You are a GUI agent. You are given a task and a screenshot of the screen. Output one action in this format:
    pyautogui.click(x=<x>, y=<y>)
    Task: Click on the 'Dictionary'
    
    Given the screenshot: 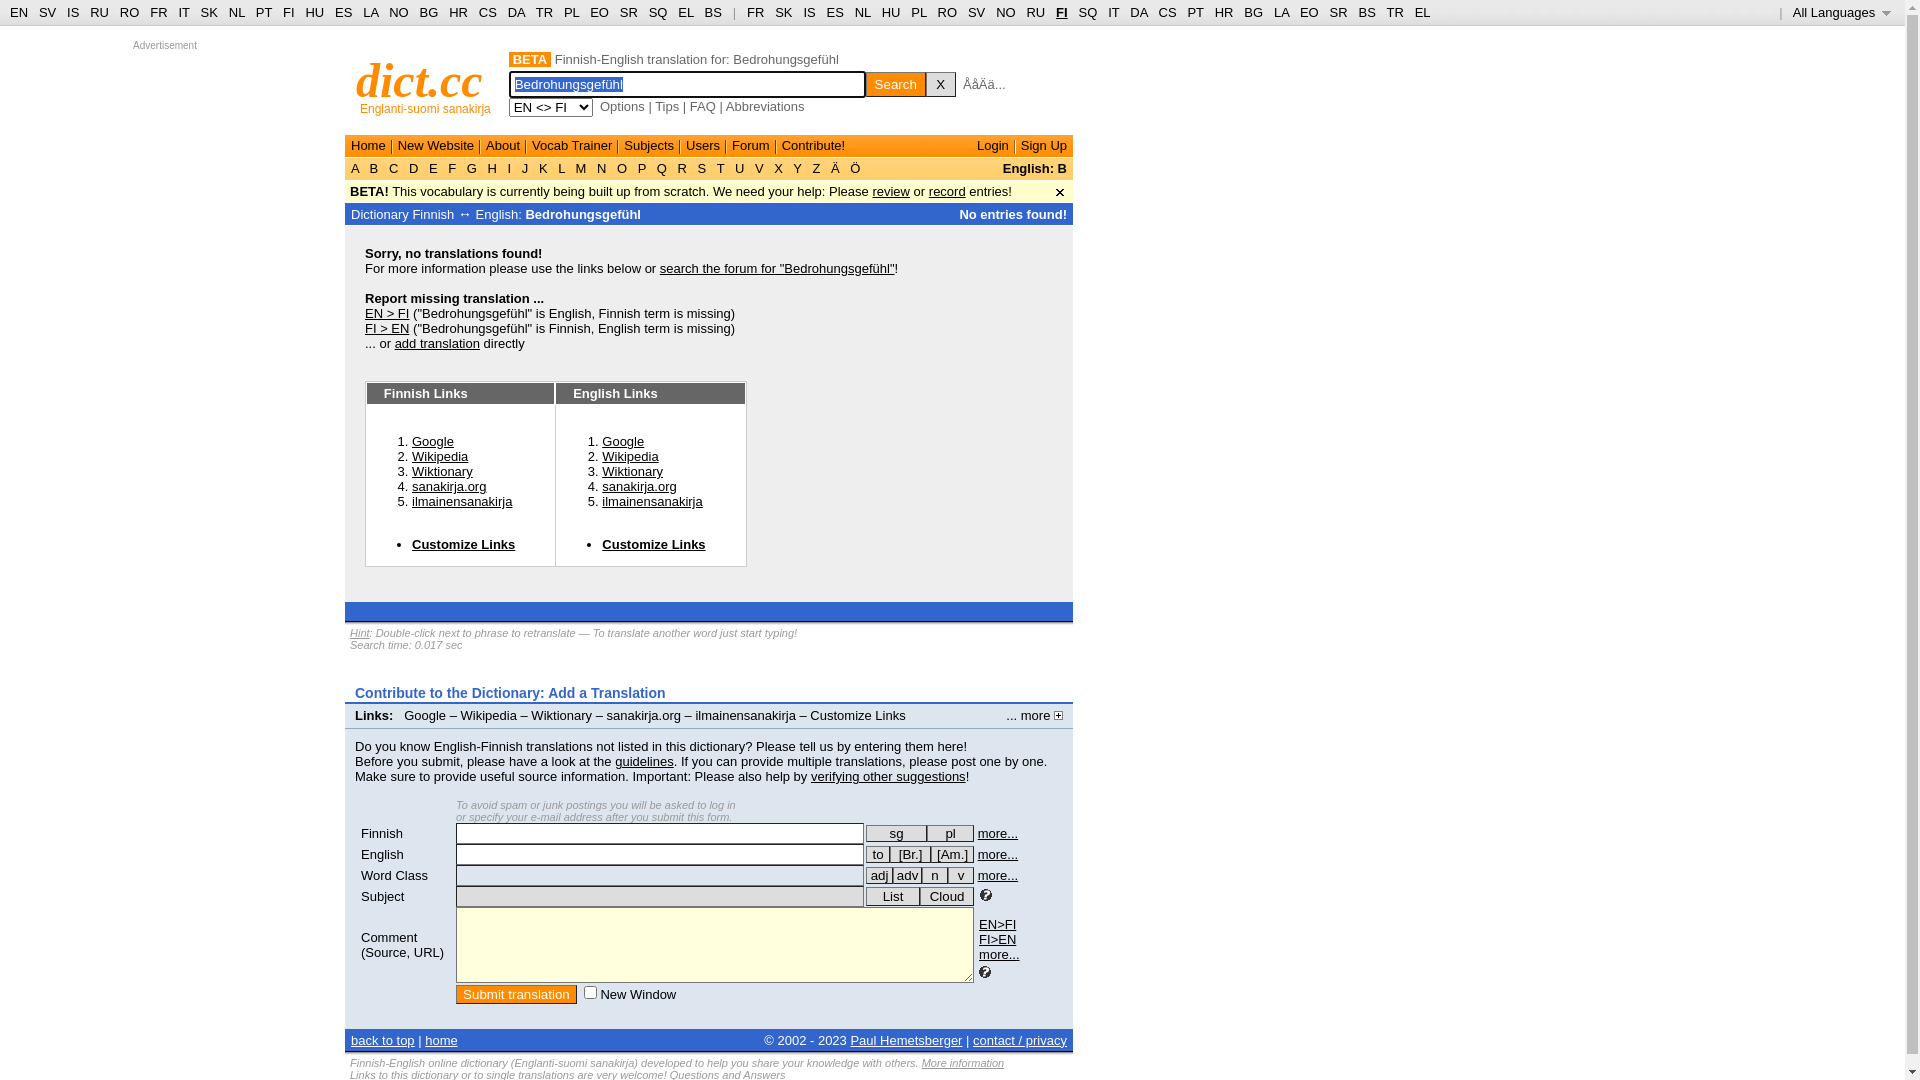 What is the action you would take?
    pyautogui.click(x=350, y=214)
    